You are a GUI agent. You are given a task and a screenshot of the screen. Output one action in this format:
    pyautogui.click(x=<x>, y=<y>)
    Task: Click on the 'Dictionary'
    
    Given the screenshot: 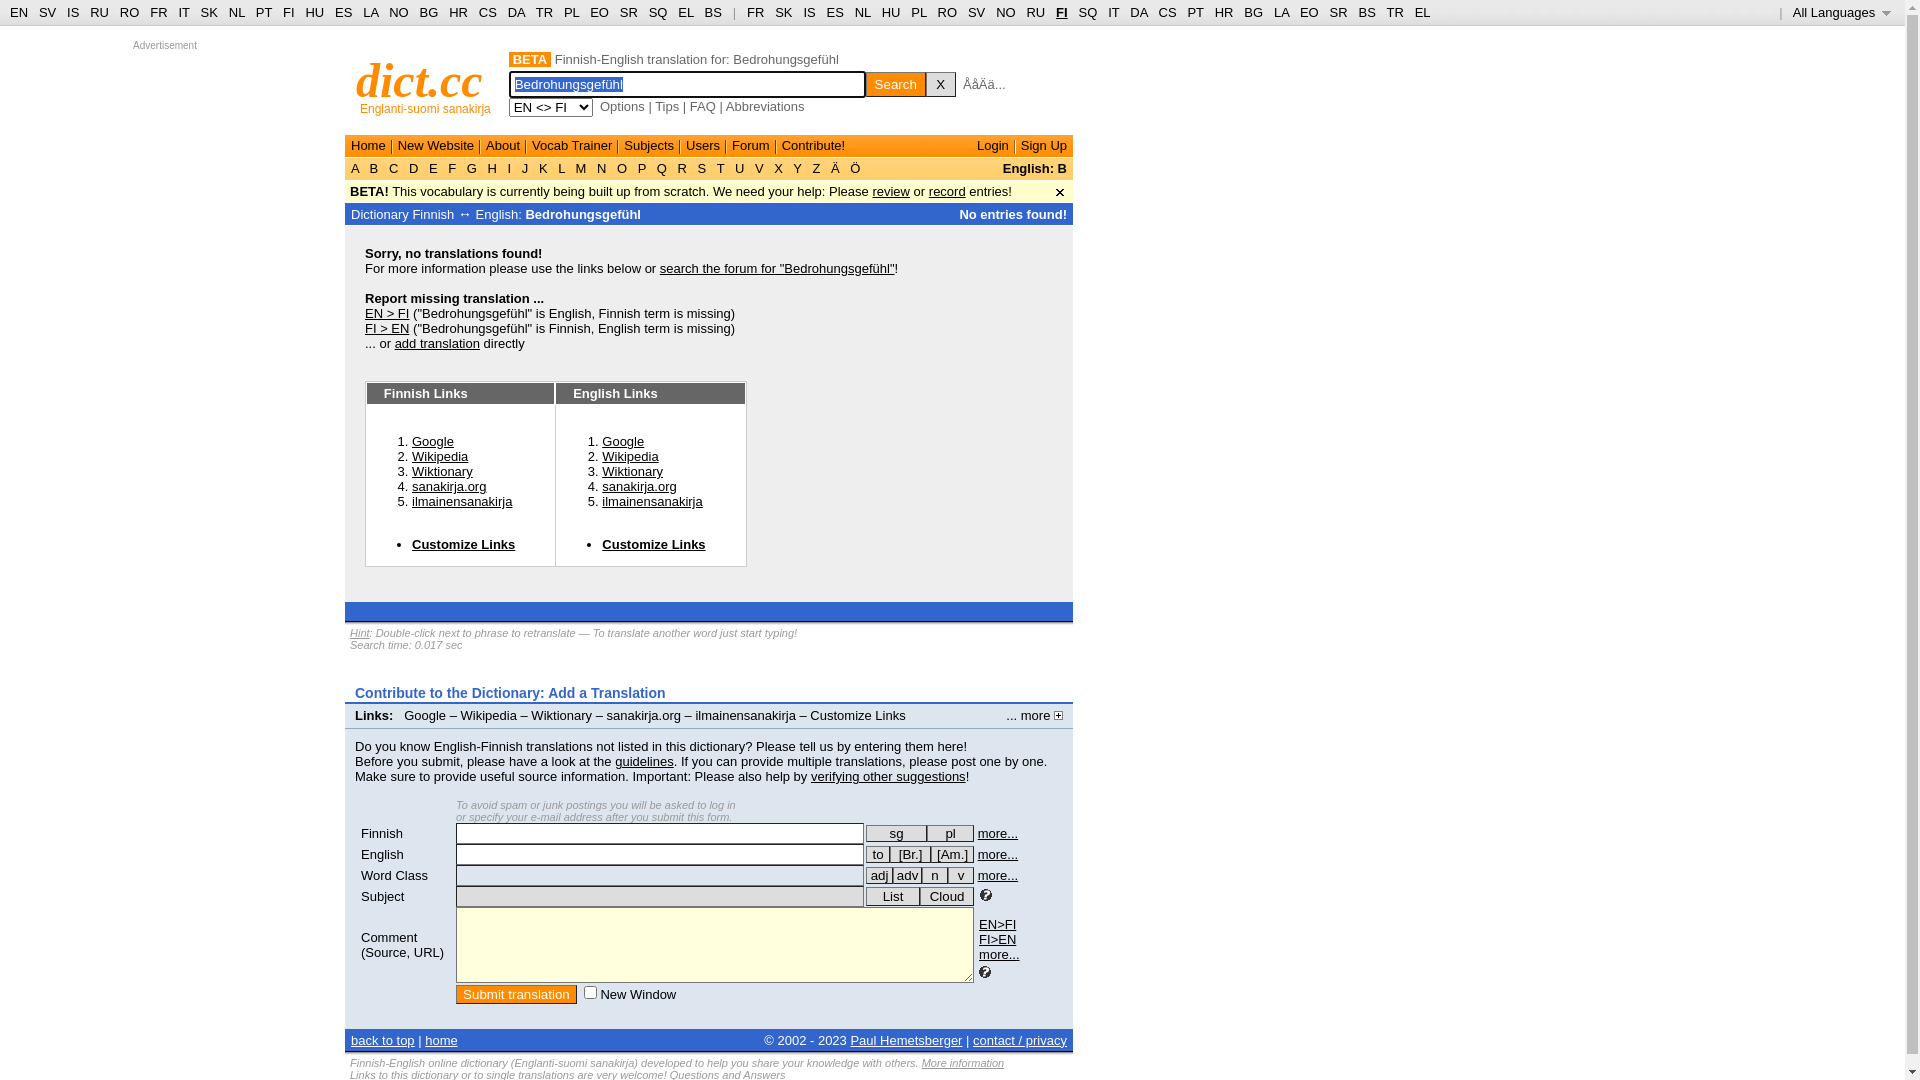 What is the action you would take?
    pyautogui.click(x=350, y=214)
    